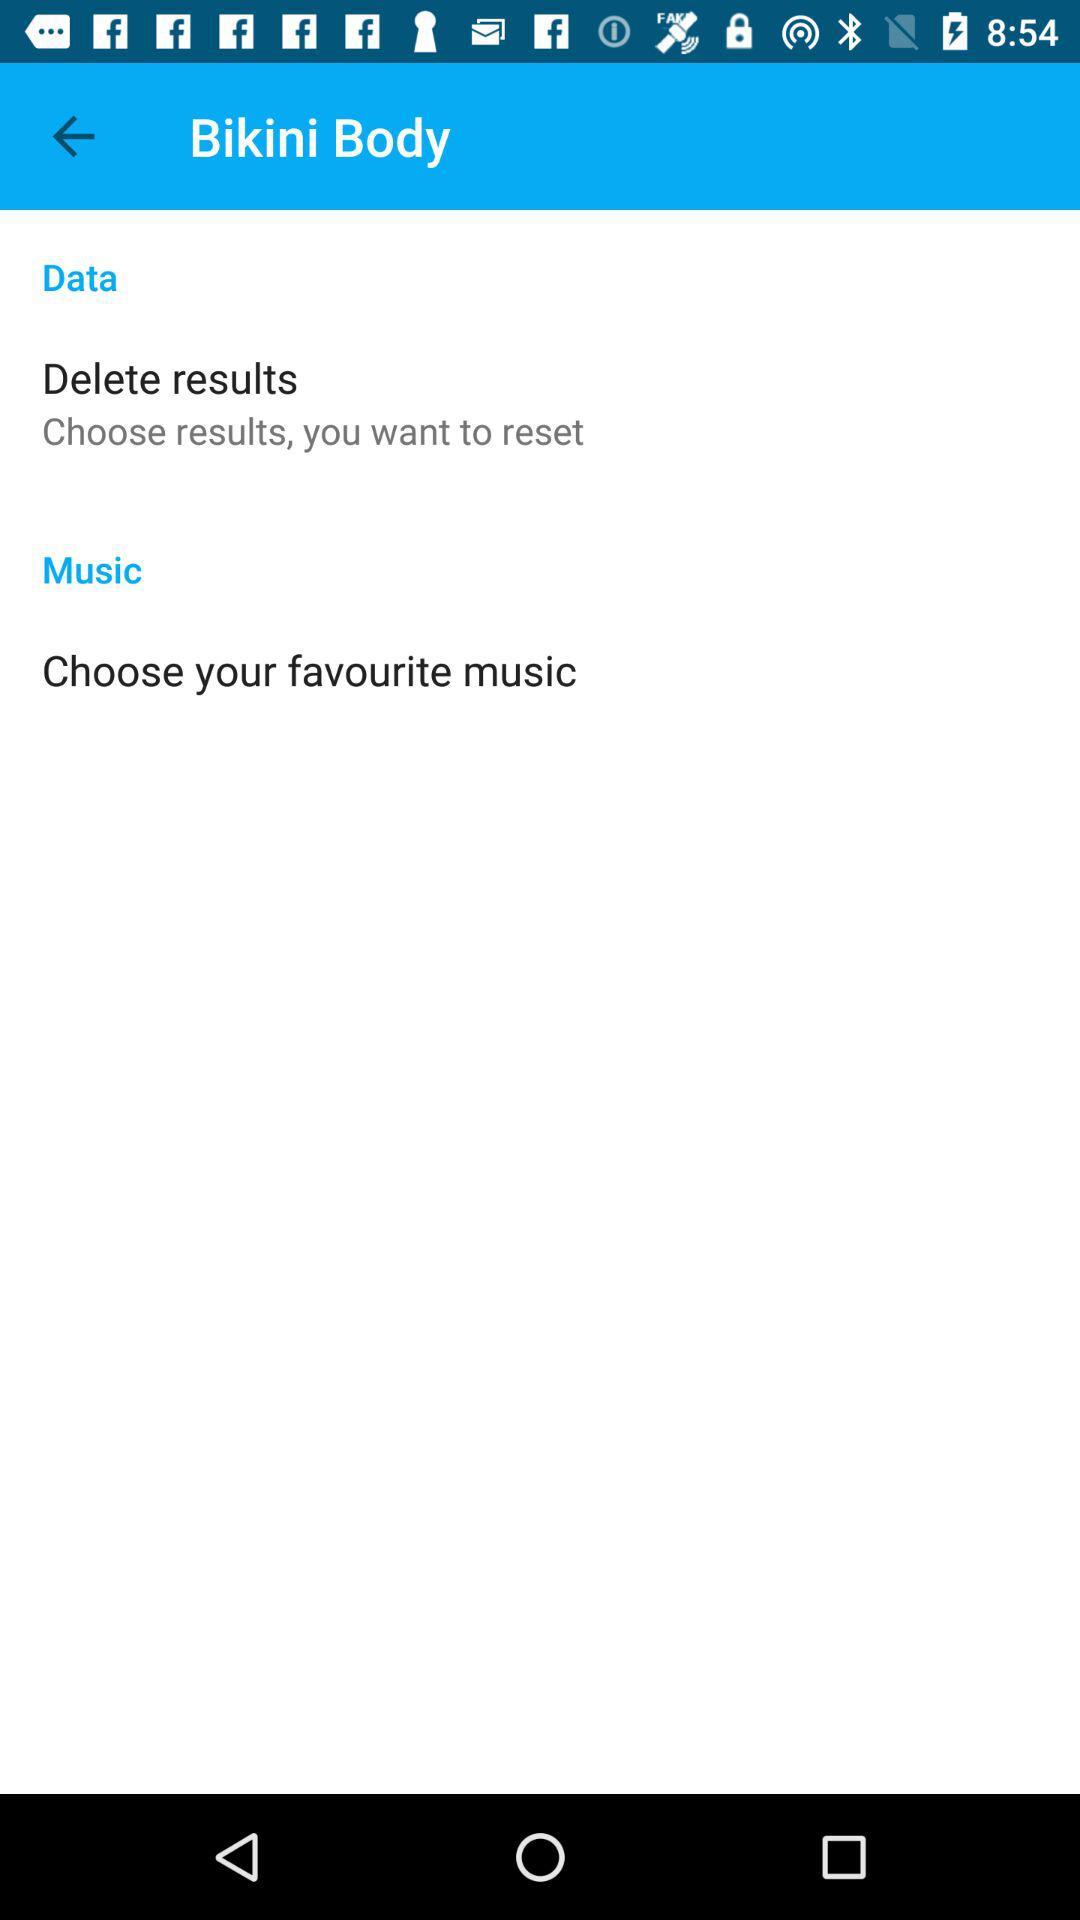 This screenshot has height=1920, width=1080. I want to click on icon above choose results you app, so click(169, 377).